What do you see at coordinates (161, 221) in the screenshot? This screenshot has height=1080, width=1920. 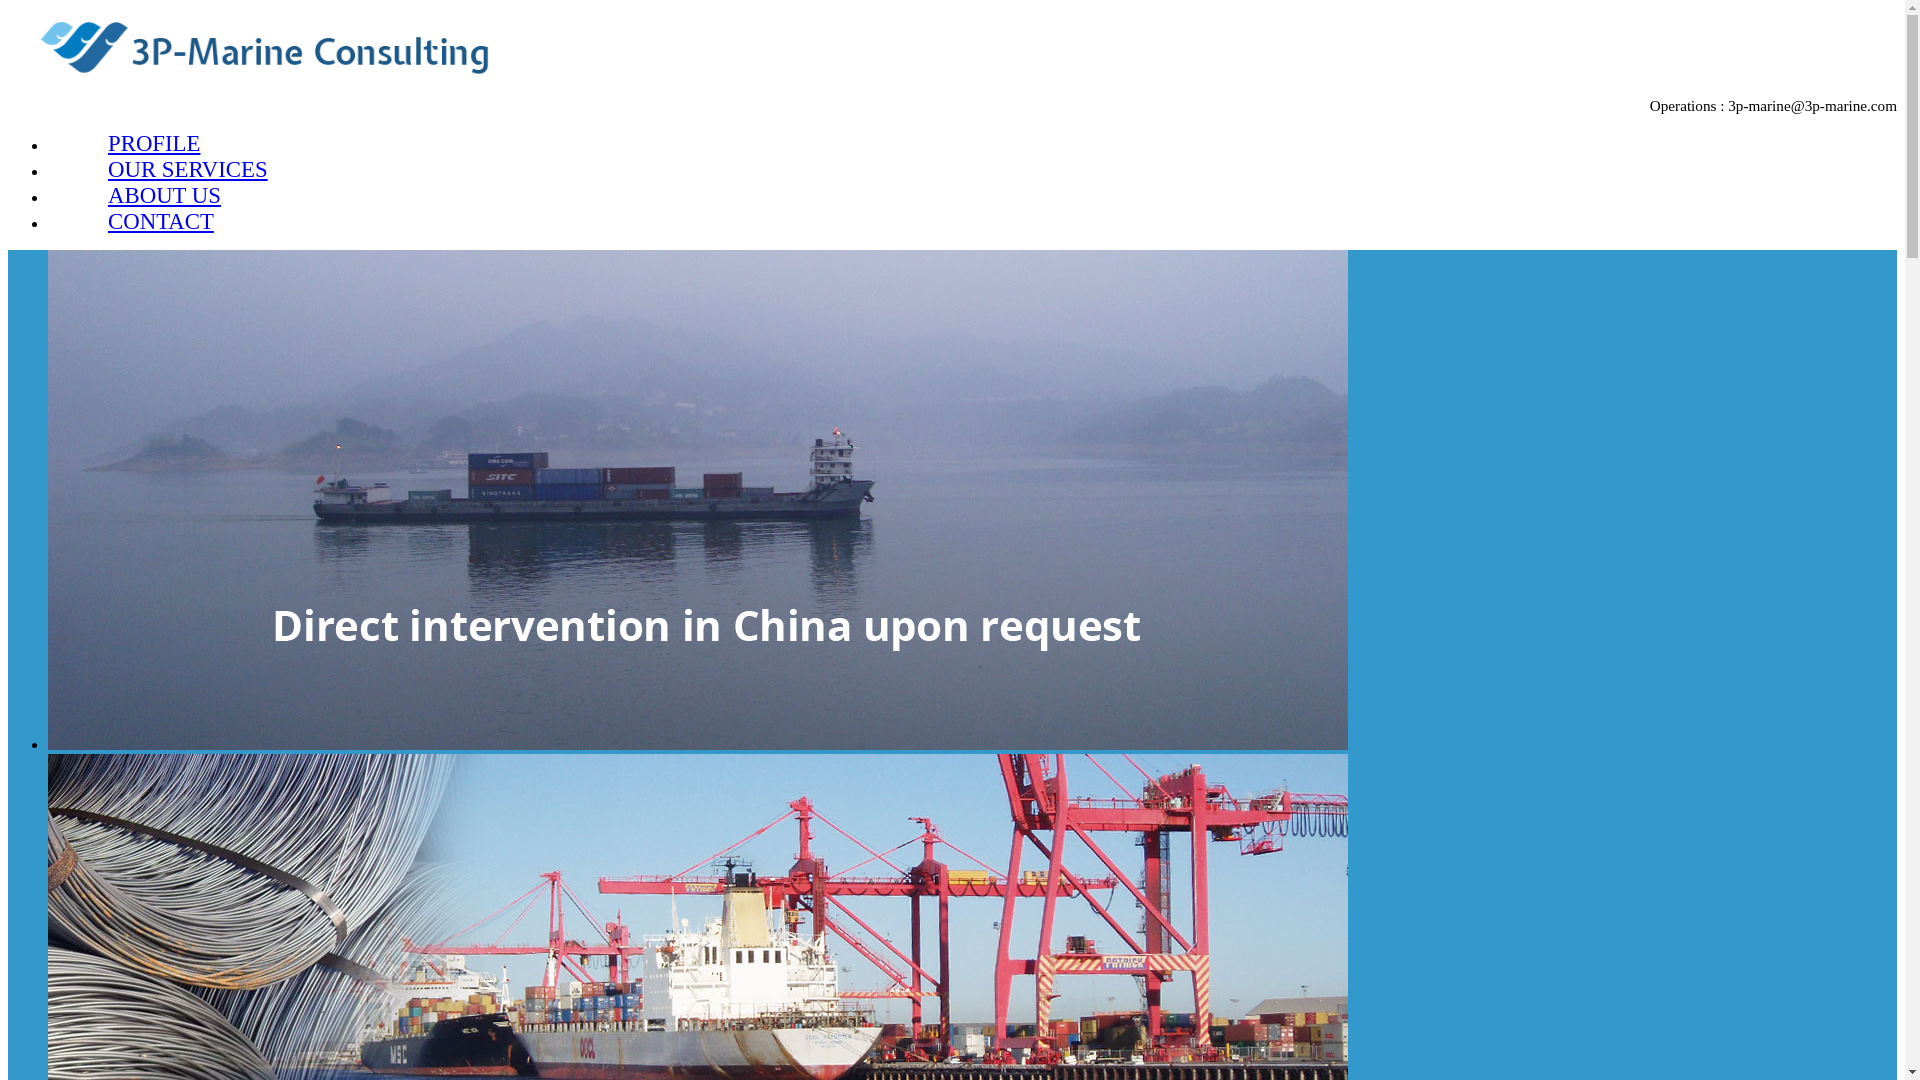 I see `'CONTACT'` at bounding box center [161, 221].